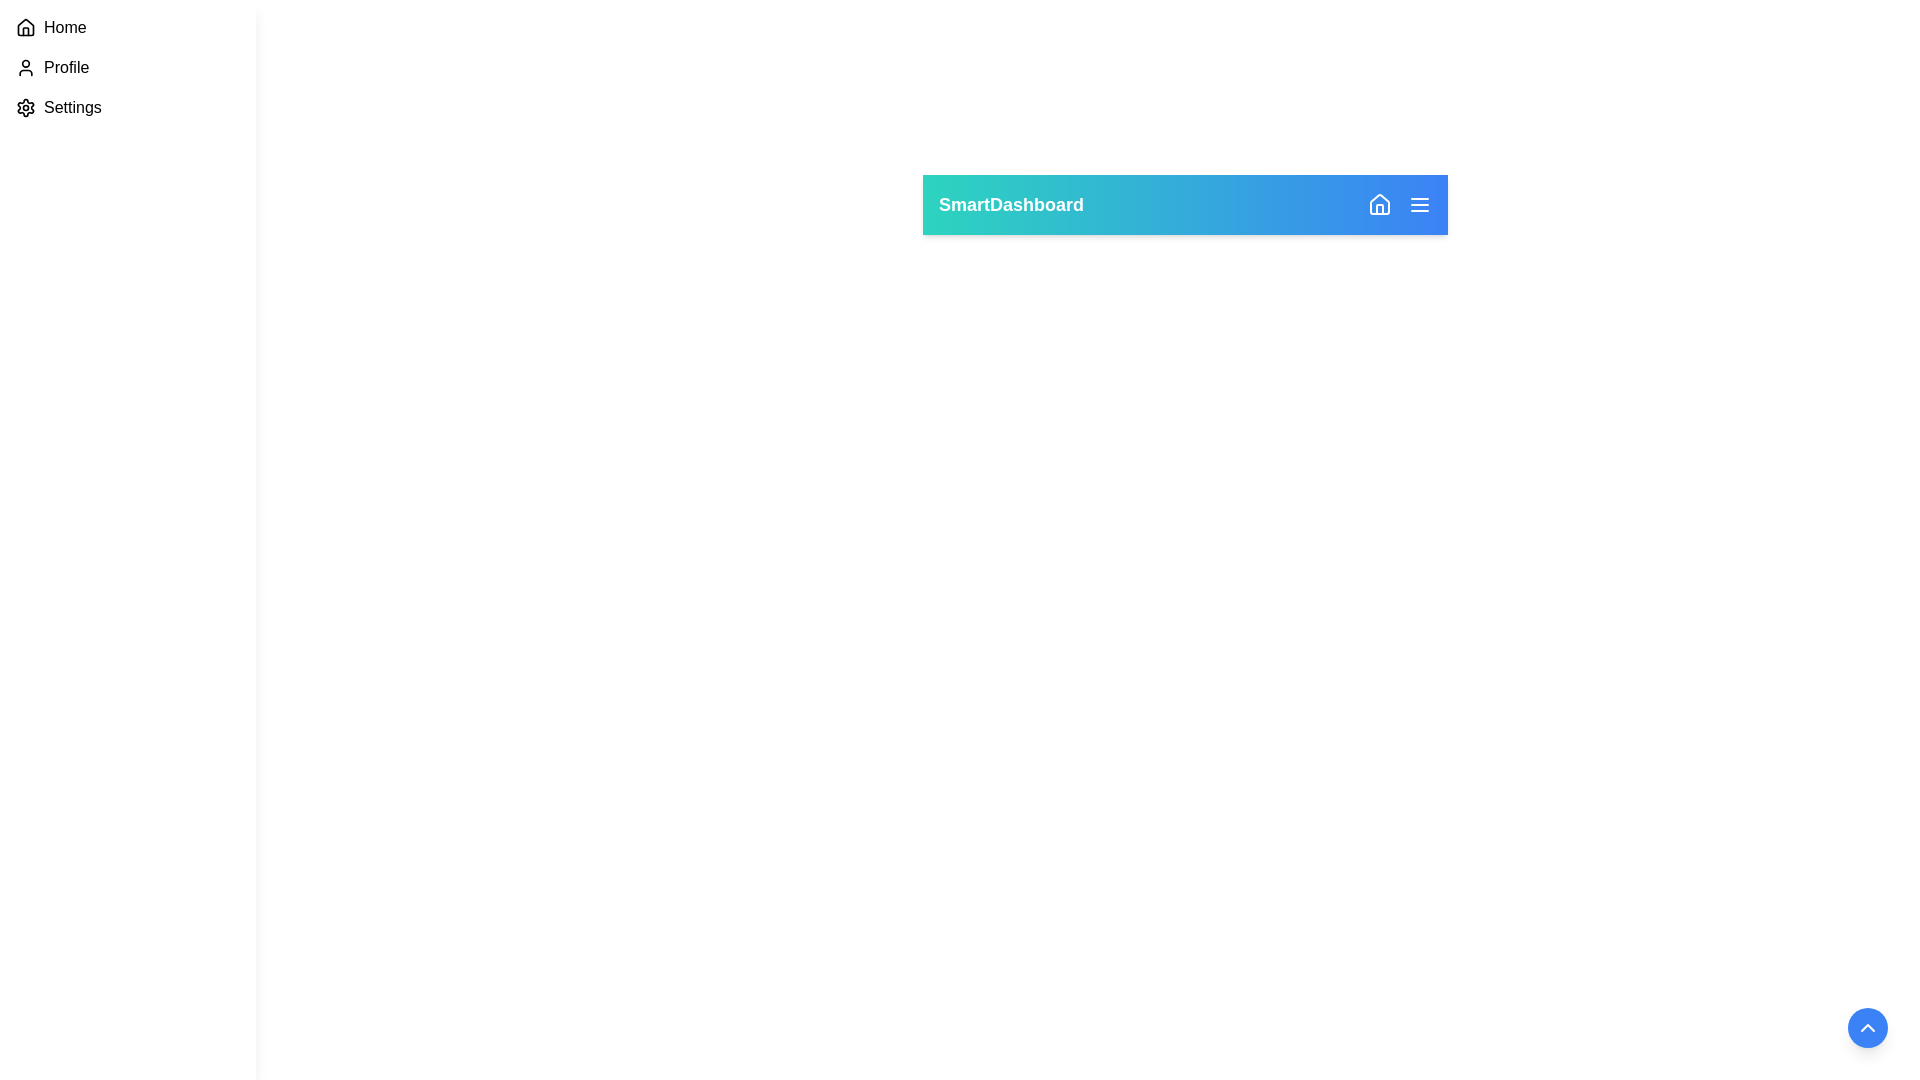 This screenshot has width=1920, height=1080. I want to click on the static title text element located at the far-left position within the header bar of the interface, so click(1011, 204).